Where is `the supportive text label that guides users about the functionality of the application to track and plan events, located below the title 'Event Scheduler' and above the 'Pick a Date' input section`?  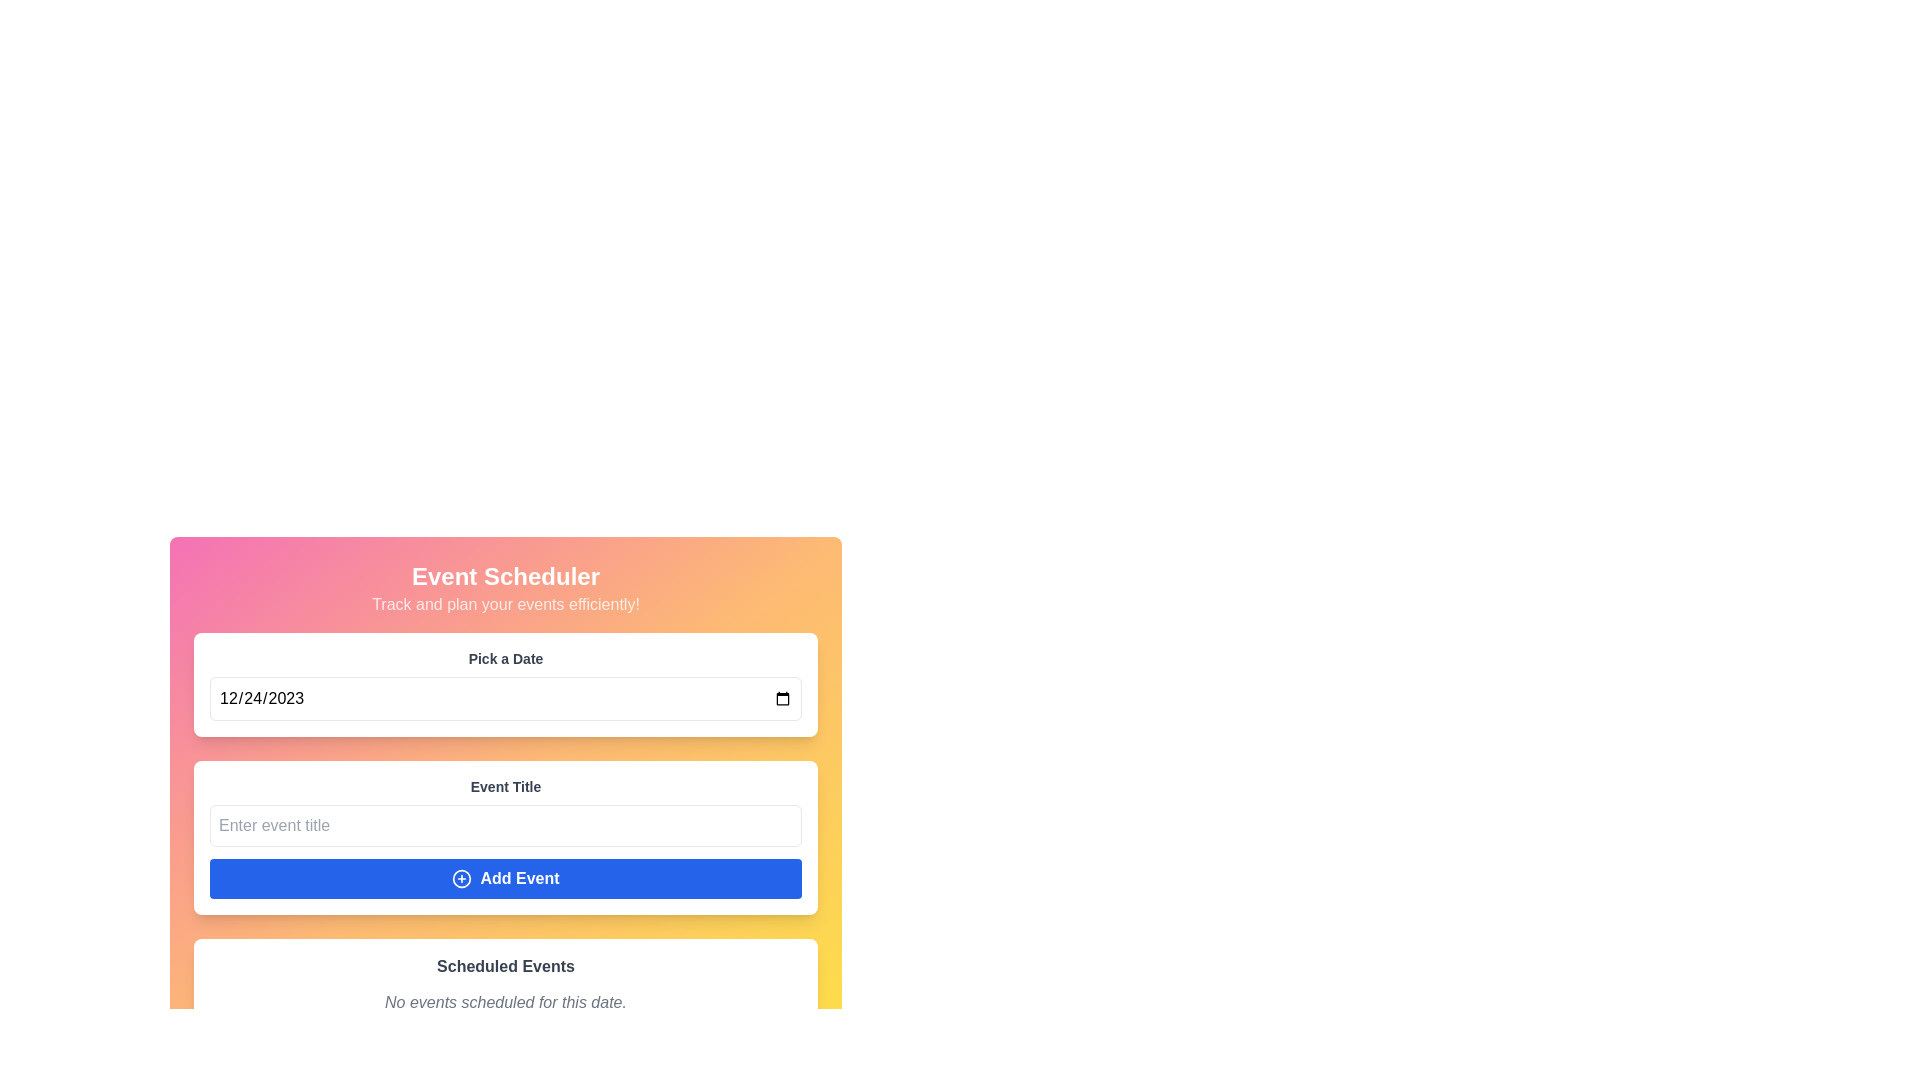 the supportive text label that guides users about the functionality of the application to track and plan events, located below the title 'Event Scheduler' and above the 'Pick a Date' input section is located at coordinates (505, 604).